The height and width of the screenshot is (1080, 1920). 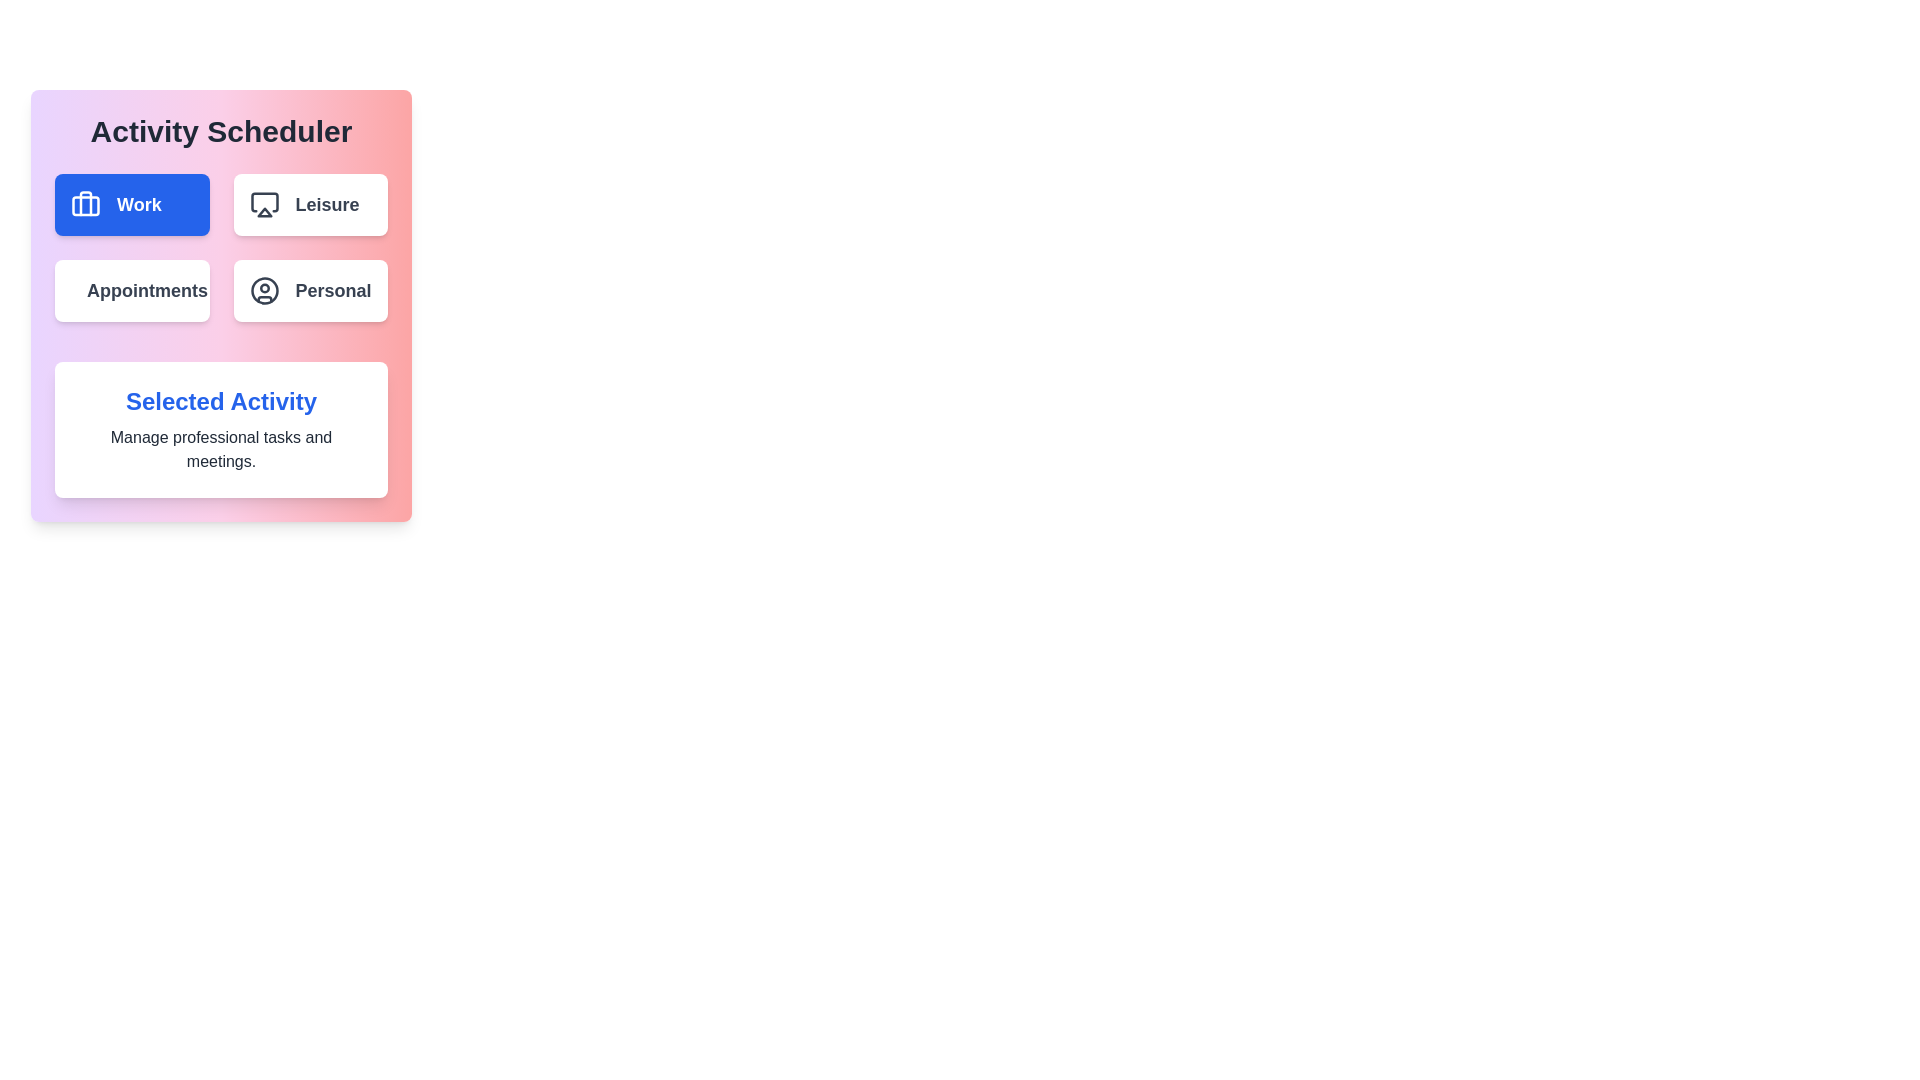 I want to click on the blue bold text label displaying 'Selected Activity' located at the bottom of the interface above the smaller text 'Manage professional tasks and meetings', so click(x=221, y=401).